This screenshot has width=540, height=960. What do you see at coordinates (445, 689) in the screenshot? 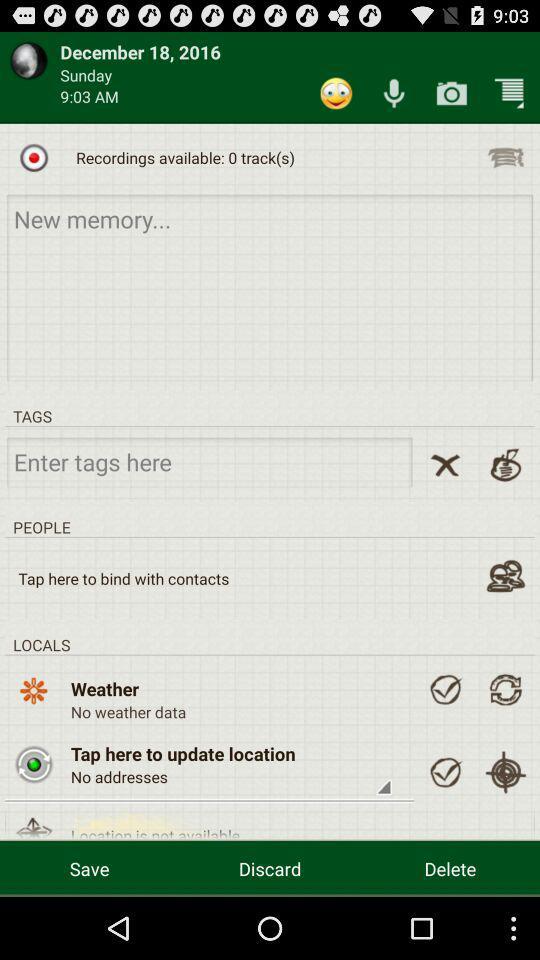
I see `to select the tick` at bounding box center [445, 689].